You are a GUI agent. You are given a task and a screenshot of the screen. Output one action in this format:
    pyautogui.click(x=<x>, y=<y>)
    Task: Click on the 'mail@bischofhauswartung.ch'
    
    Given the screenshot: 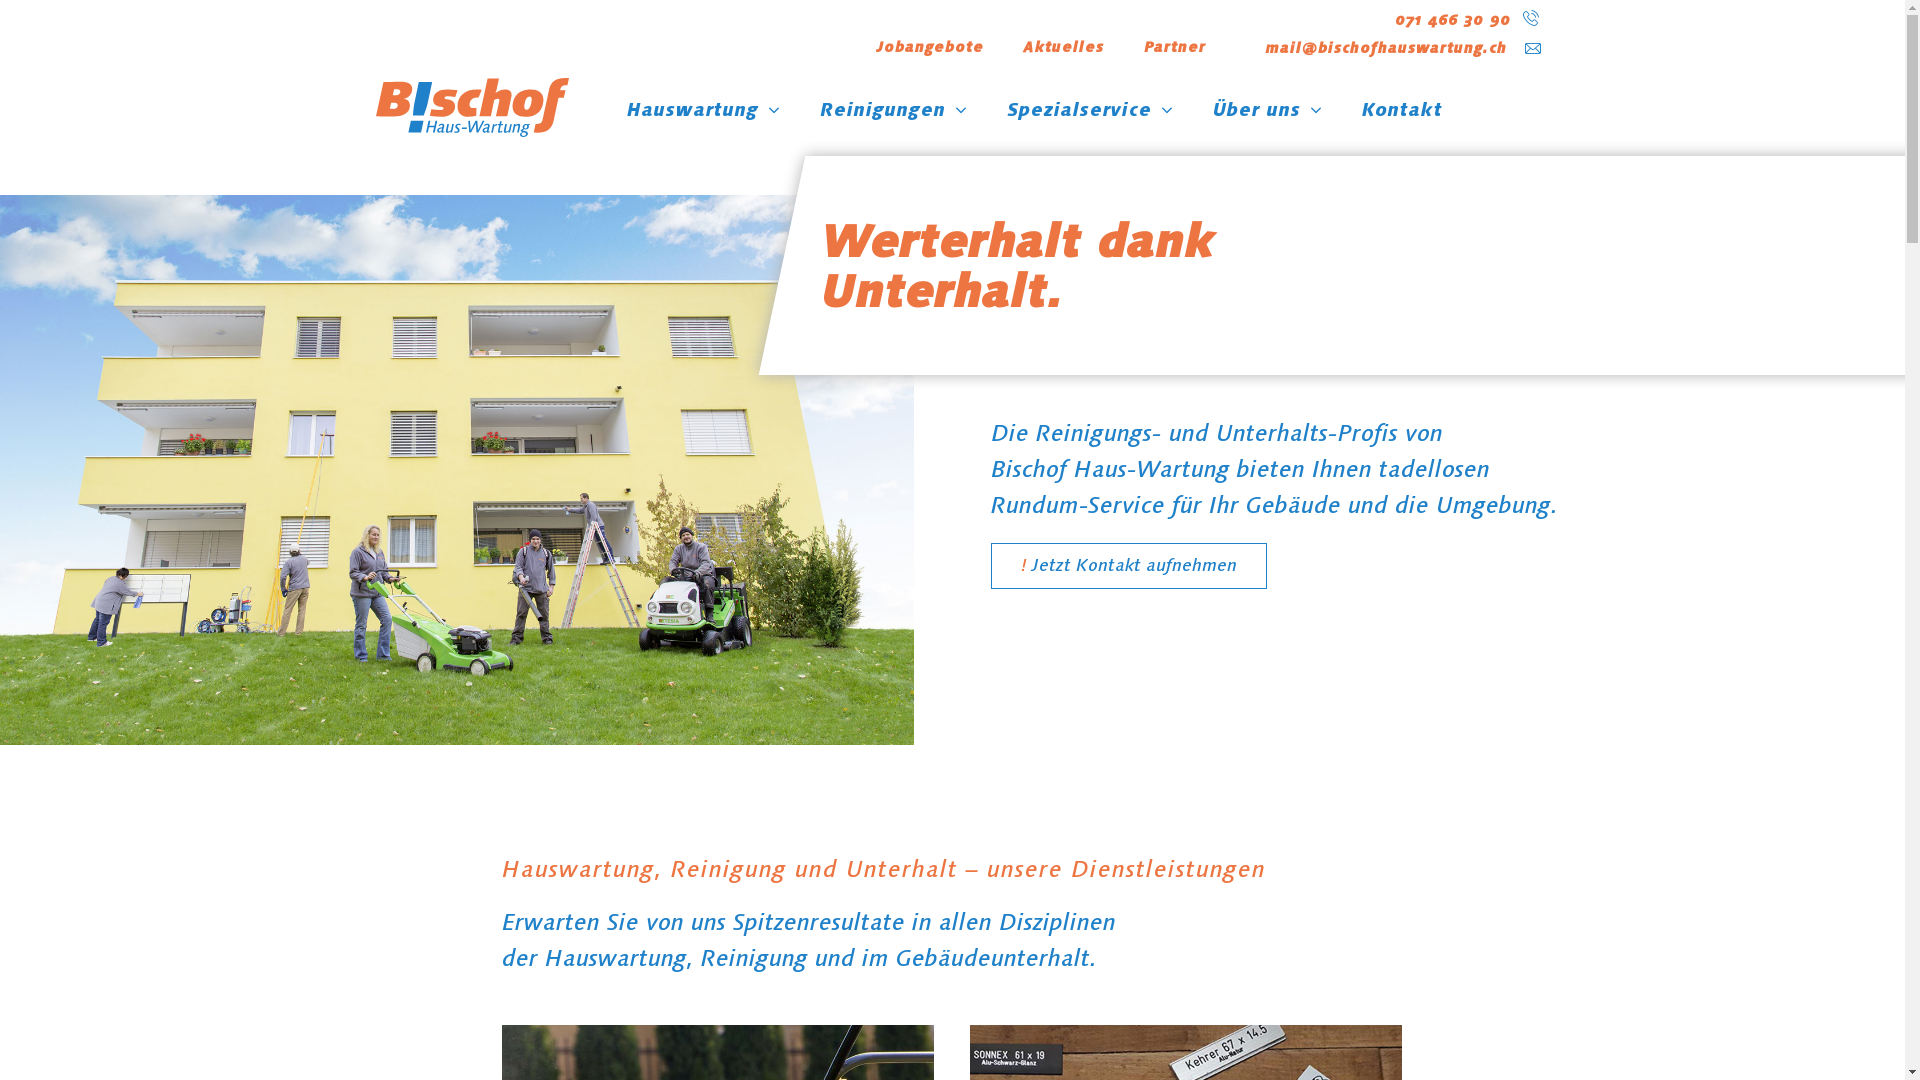 What is the action you would take?
    pyautogui.click(x=1385, y=46)
    